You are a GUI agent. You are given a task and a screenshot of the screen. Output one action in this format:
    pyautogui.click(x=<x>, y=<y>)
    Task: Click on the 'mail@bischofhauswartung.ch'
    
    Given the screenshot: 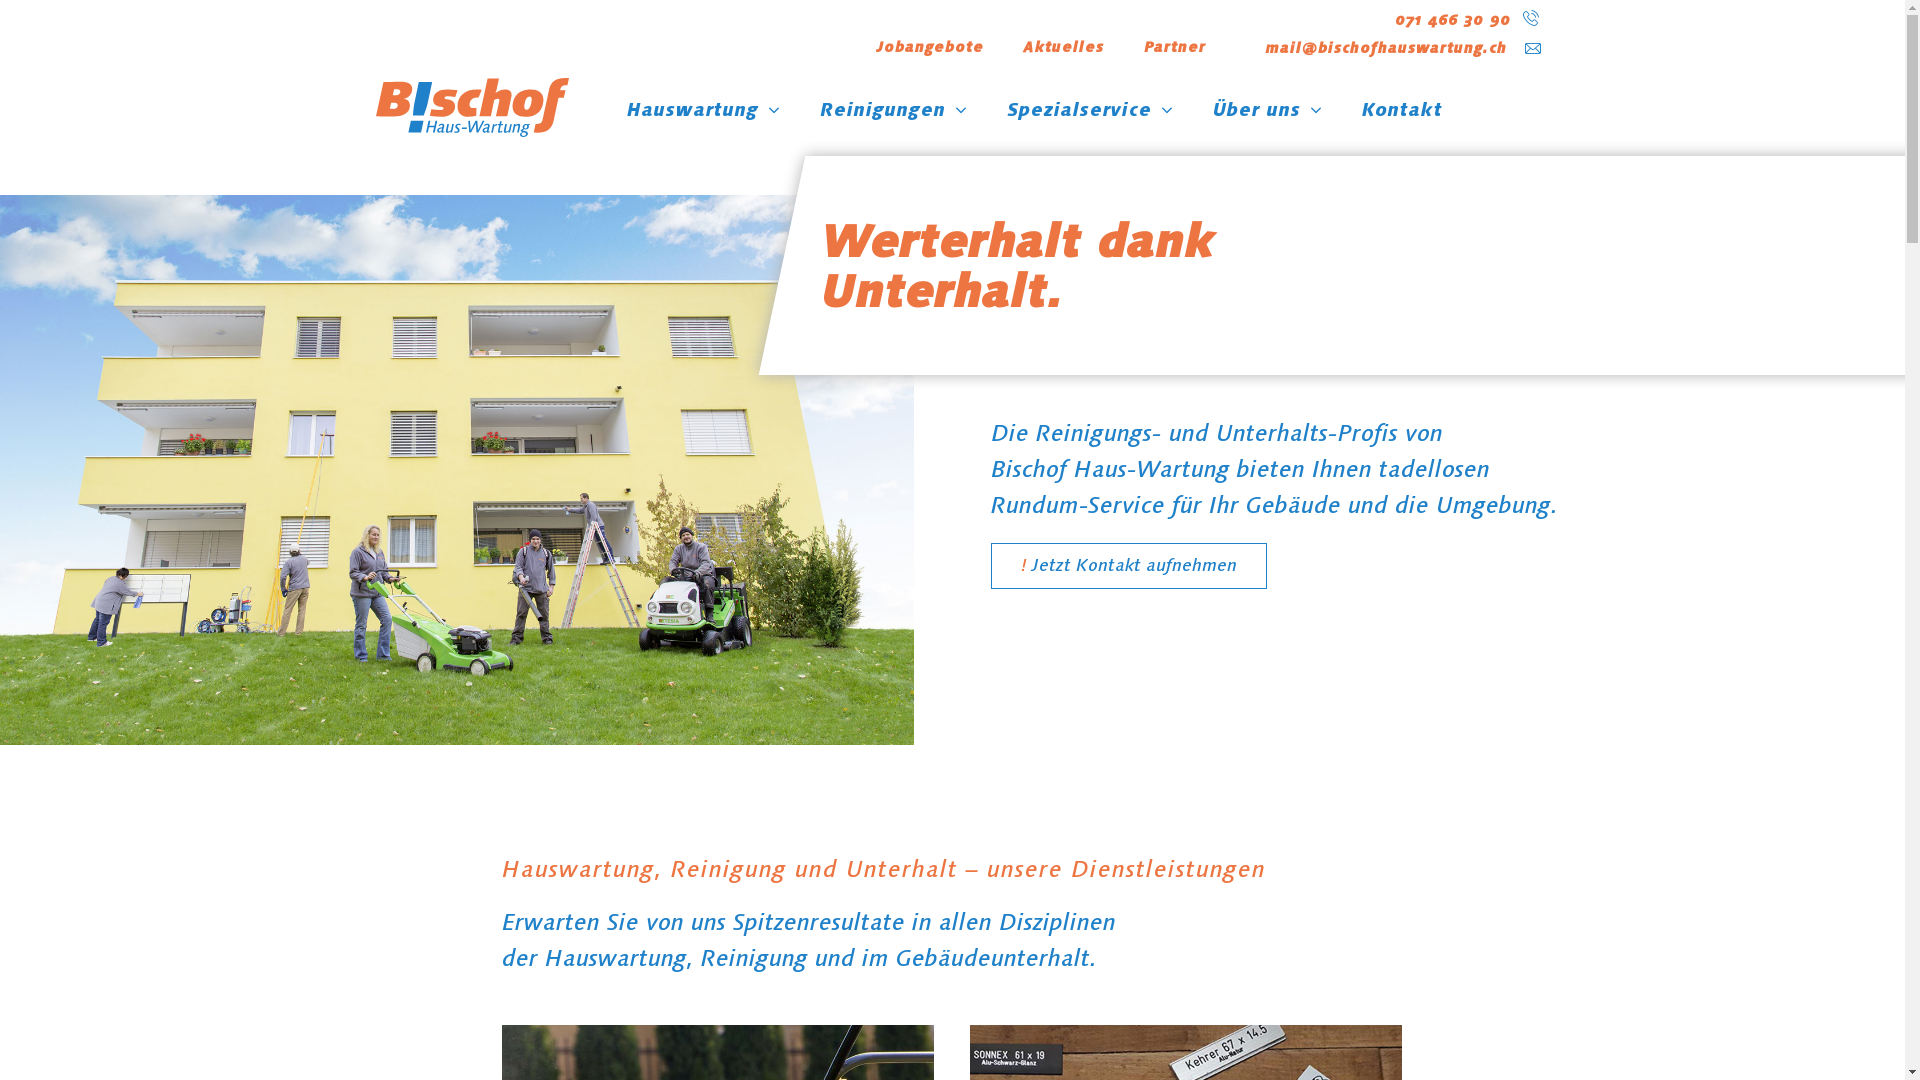 What is the action you would take?
    pyautogui.click(x=1385, y=46)
    